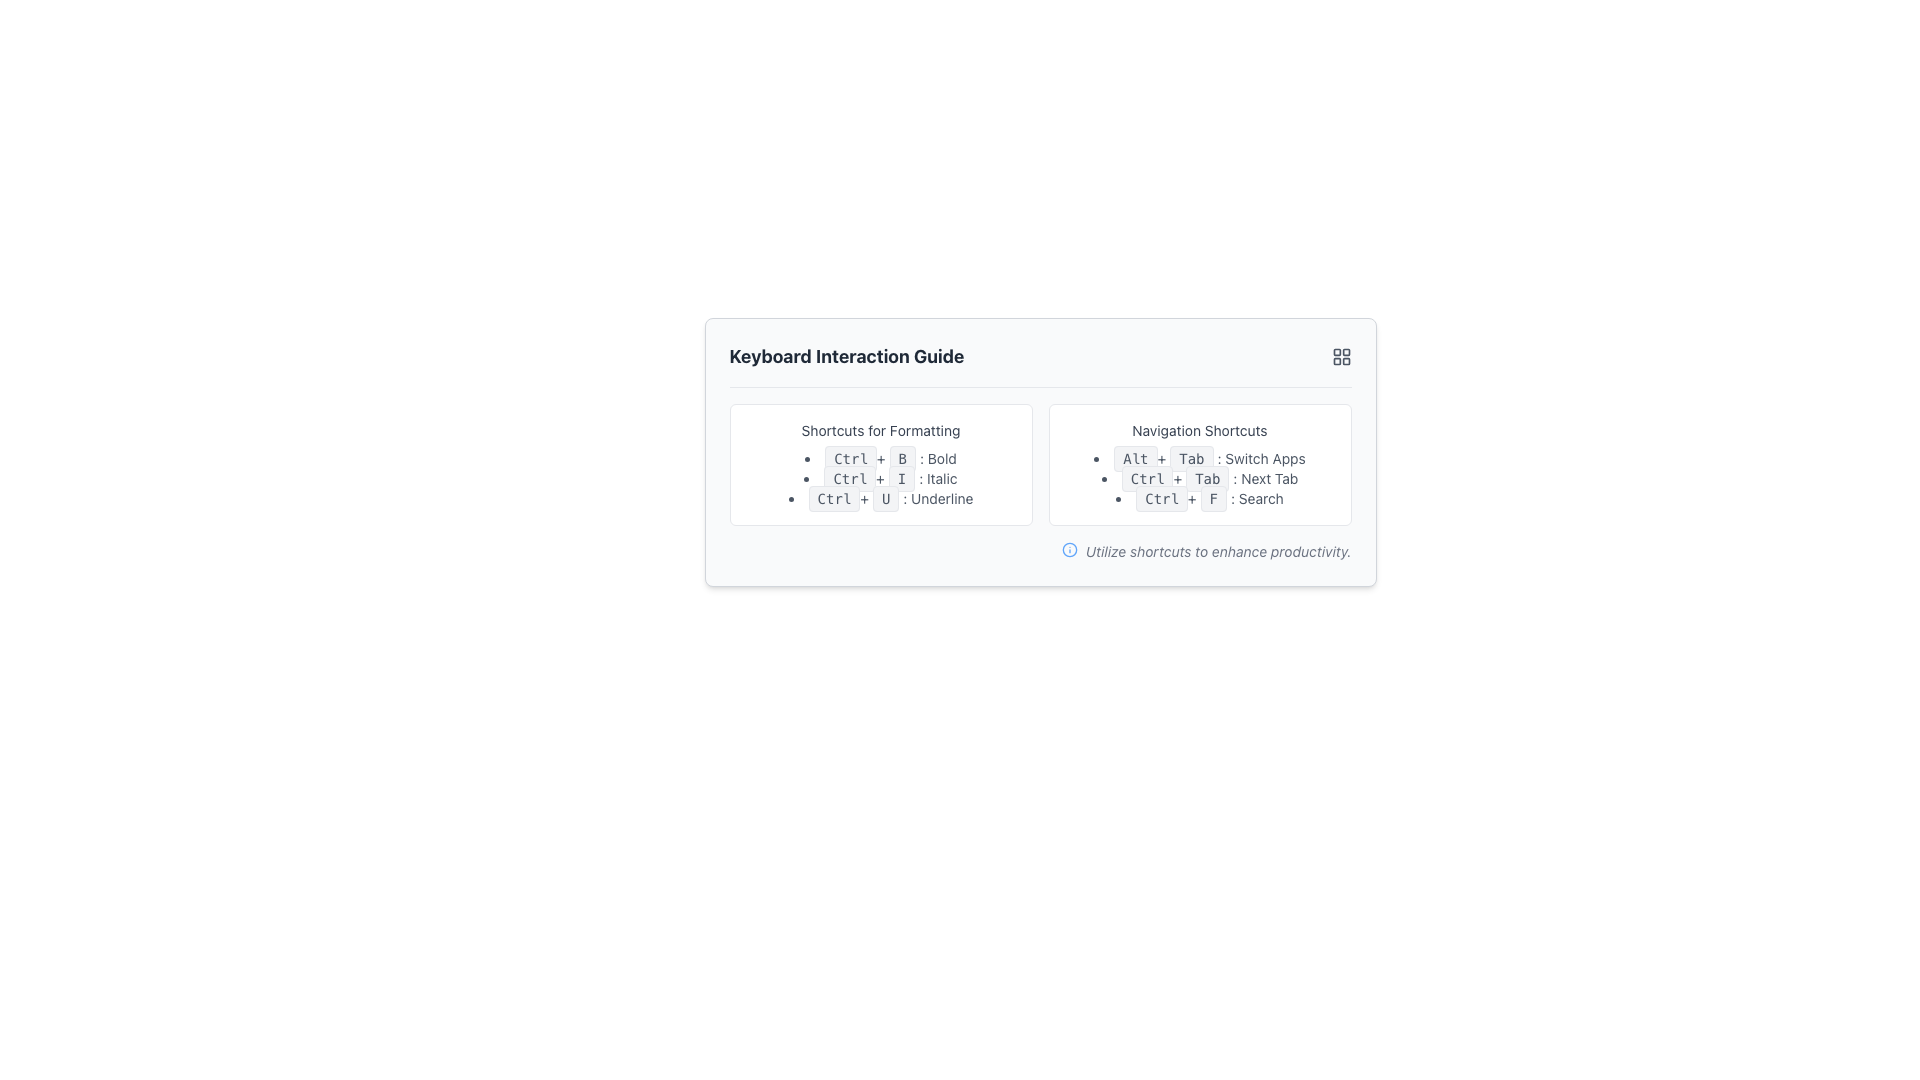 The height and width of the screenshot is (1080, 1920). I want to click on the small circular information icon with a blue outline and 'i' symbol located to the left of the instructional text in the footer area for additional information, so click(1068, 550).